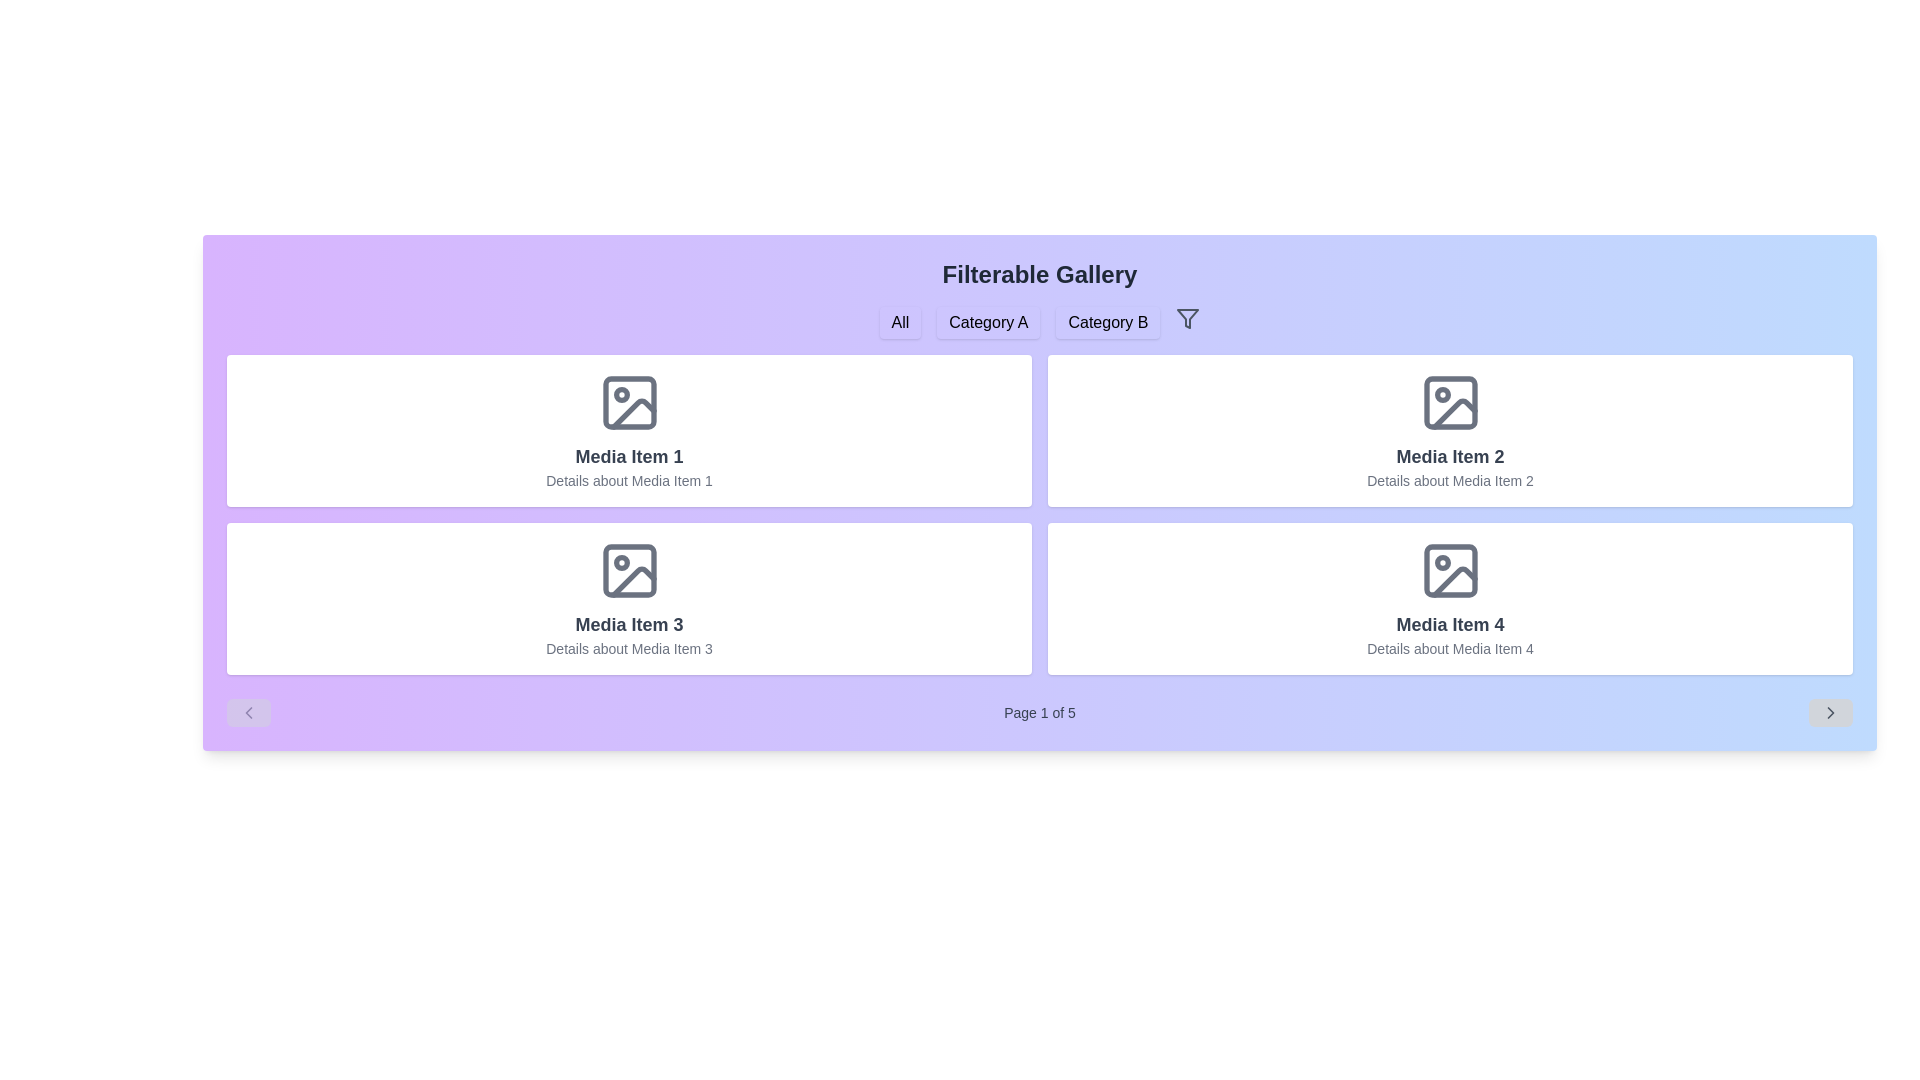 This screenshot has width=1920, height=1080. I want to click on the 'Category A' button in the Interactive menu bar located below the title 'Filterable Gallery' to filter the gallery items by Category A, so click(1040, 322).